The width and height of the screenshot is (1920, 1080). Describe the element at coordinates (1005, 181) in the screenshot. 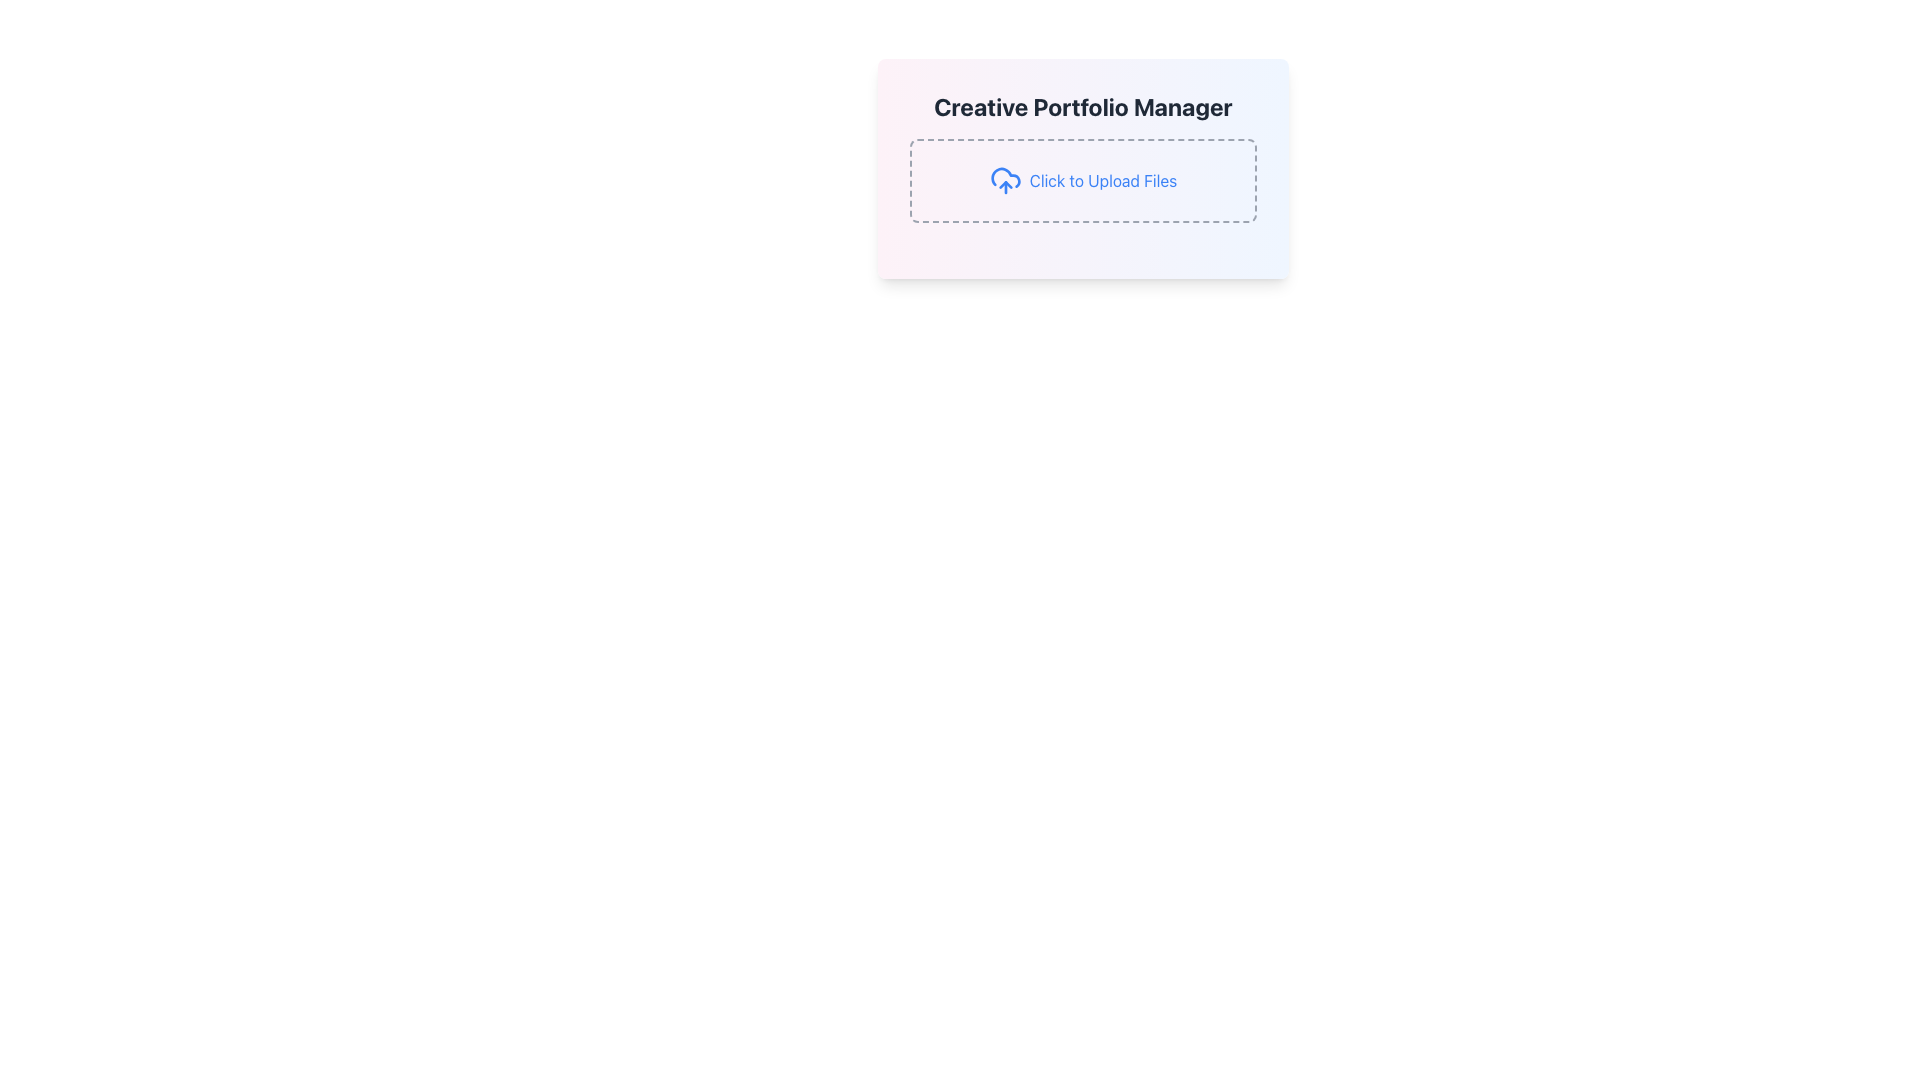

I see `the cloud upload icon with an upward arrow, which is located to the left of the 'Click to Upload Files' label` at that location.